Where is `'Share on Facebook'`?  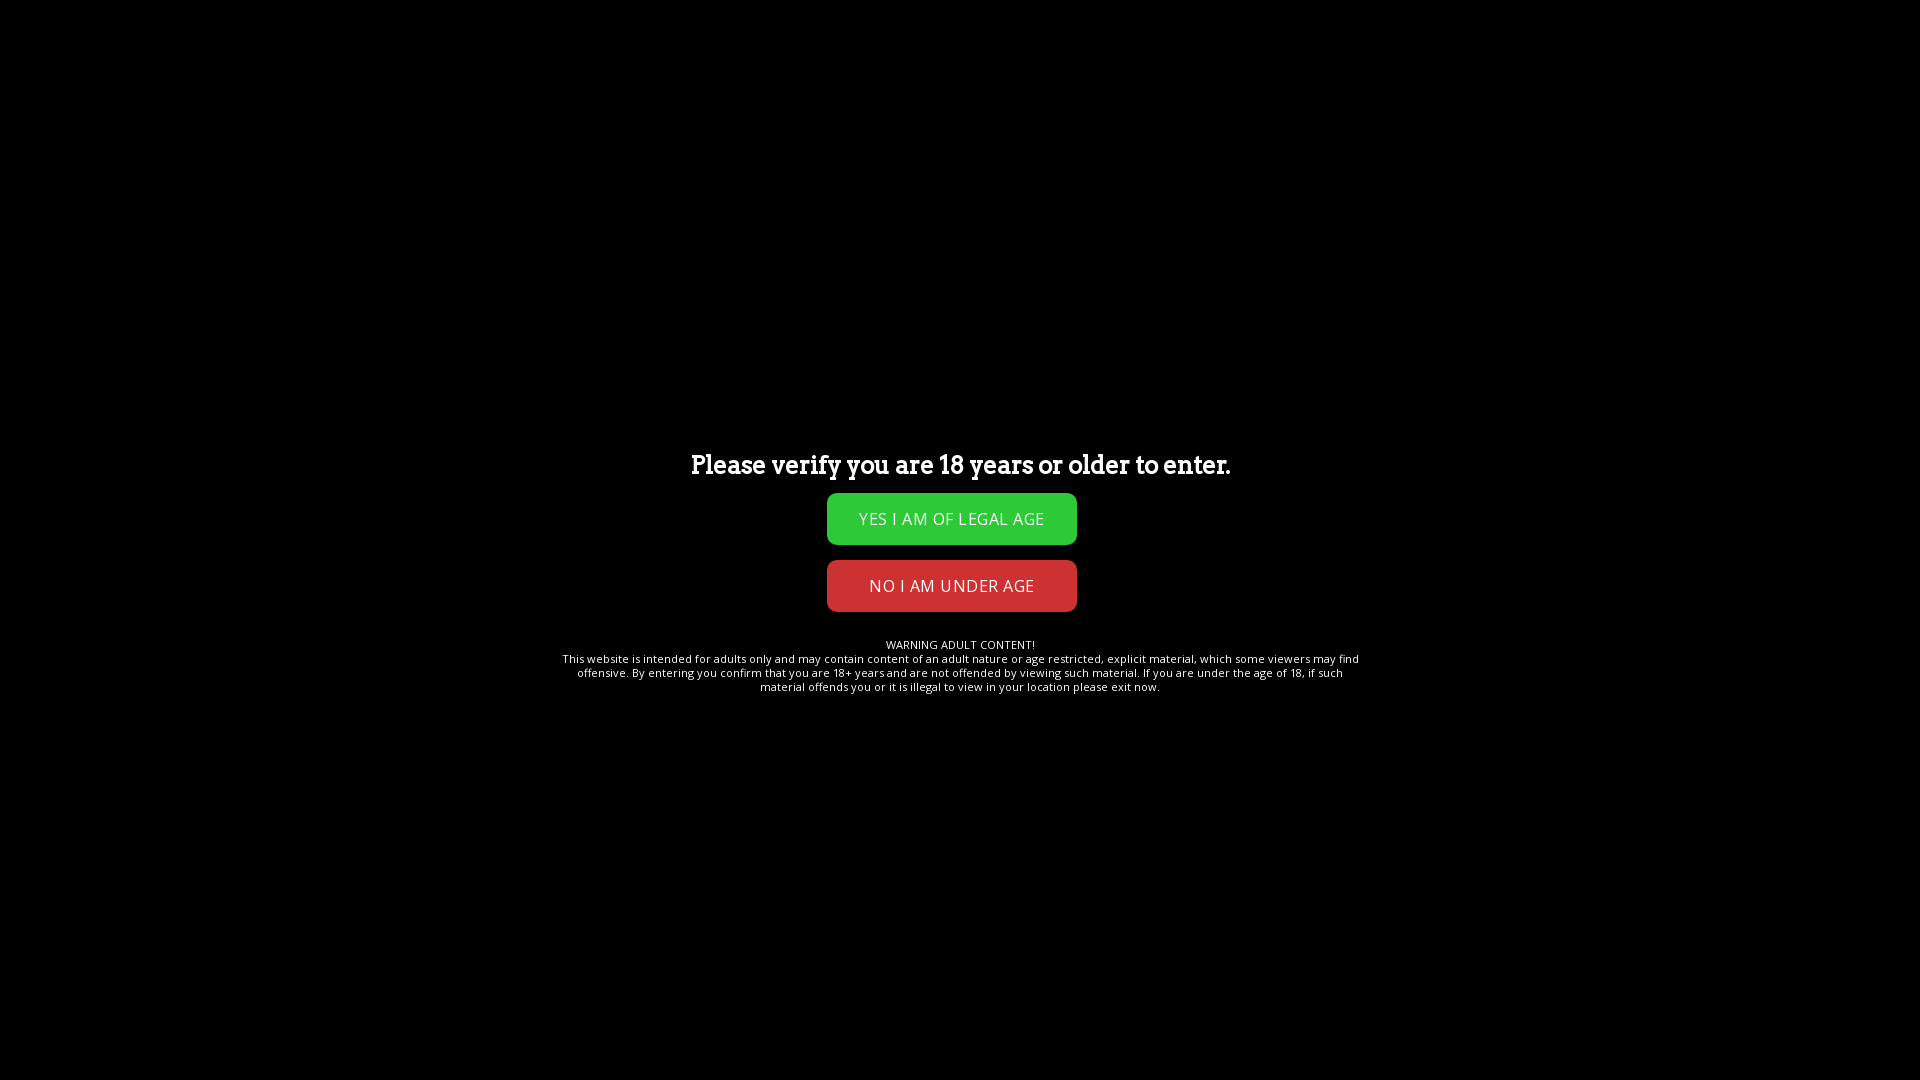 'Share on Facebook' is located at coordinates (708, 535).